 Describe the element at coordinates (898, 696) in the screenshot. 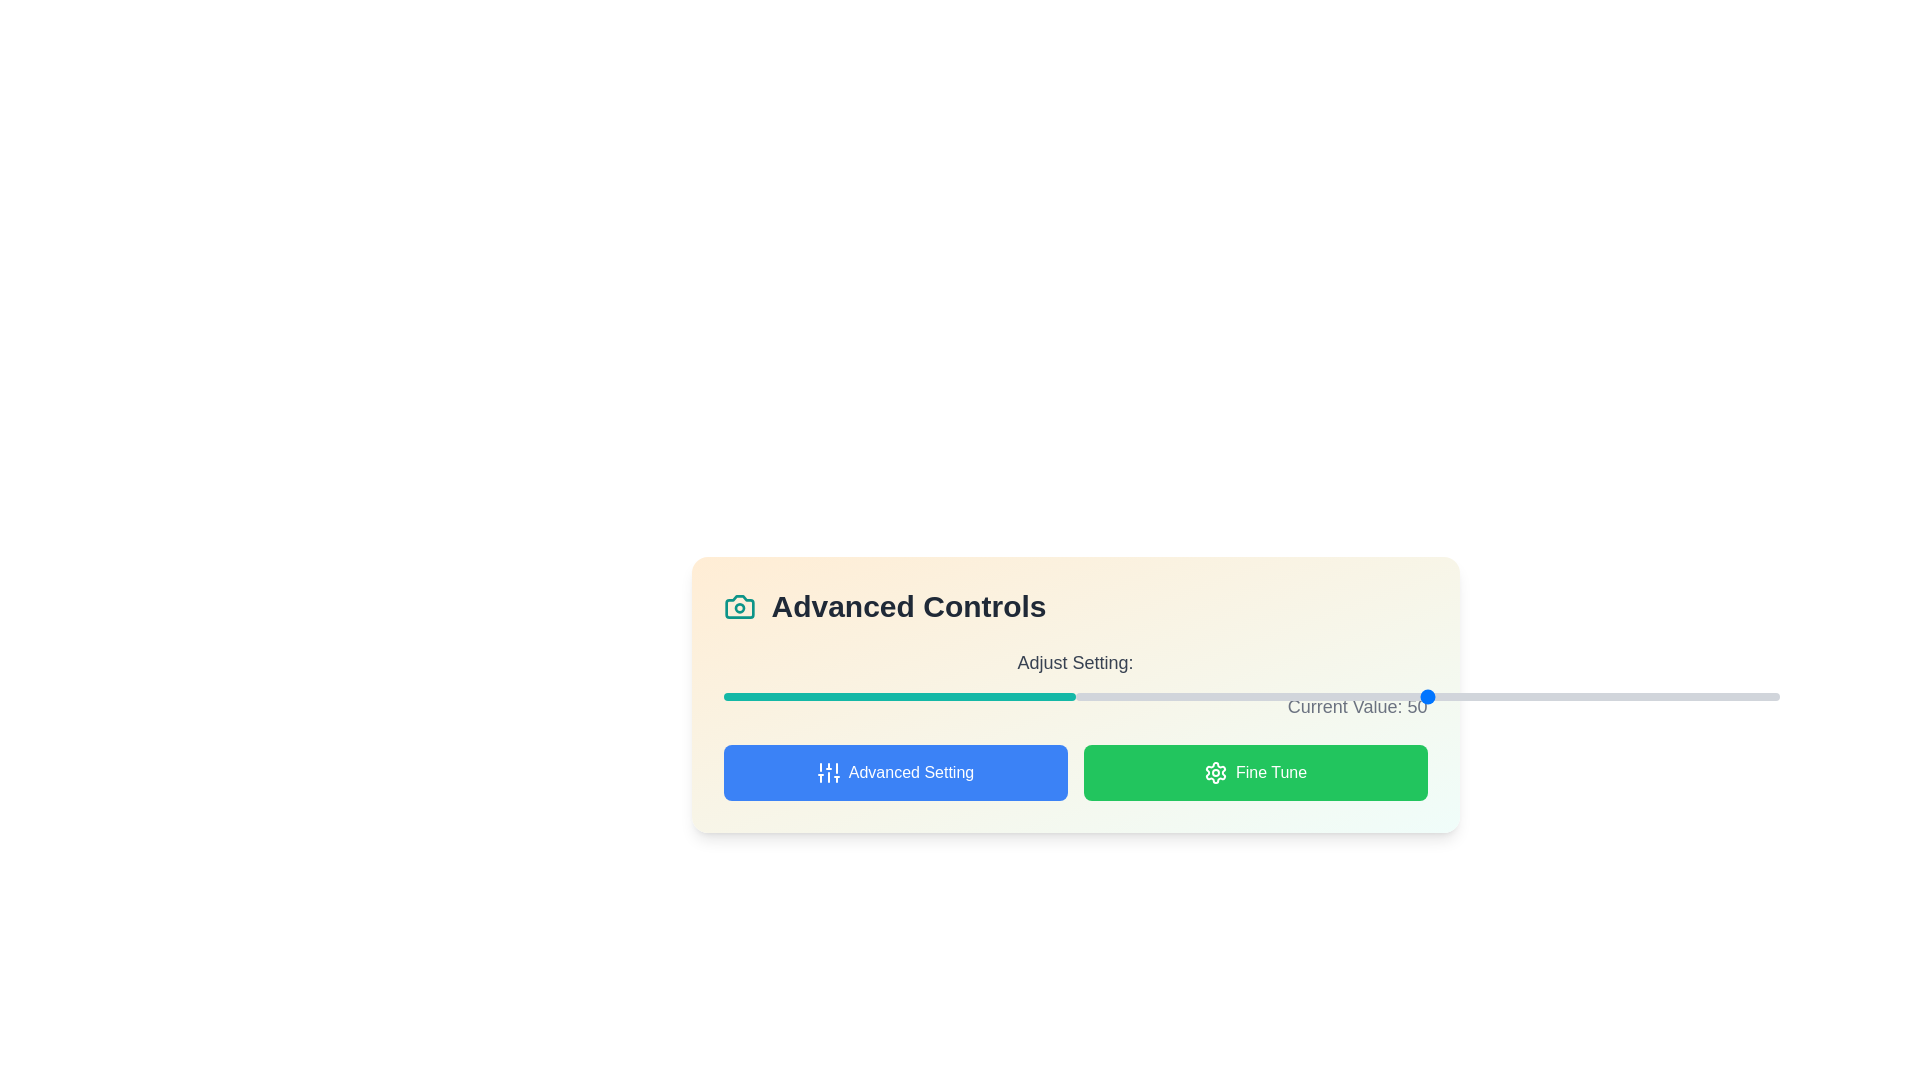

I see `the Progress bar or slider fill indicator that visually represents a filled portion of a slider component, indicating a value of 50%` at that location.